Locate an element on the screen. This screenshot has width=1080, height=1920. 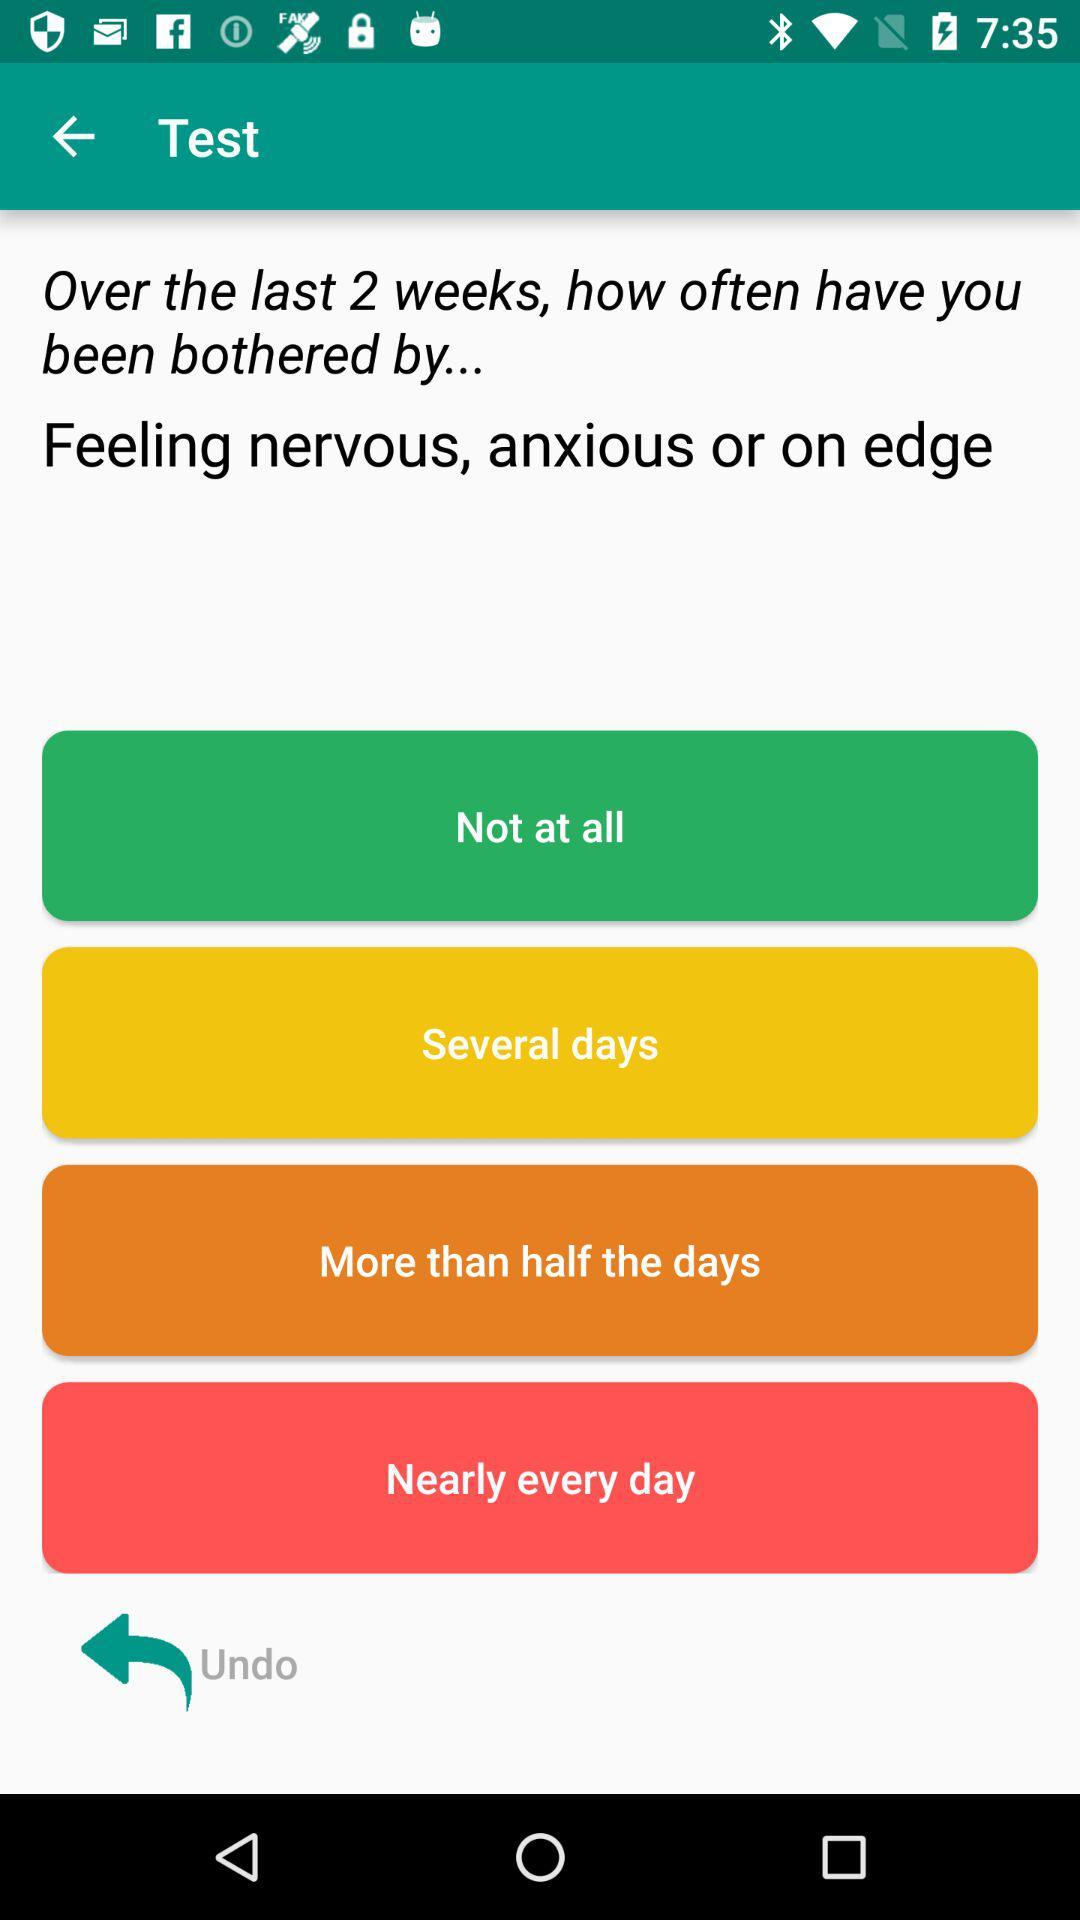
the item above the over the last is located at coordinates (72, 135).